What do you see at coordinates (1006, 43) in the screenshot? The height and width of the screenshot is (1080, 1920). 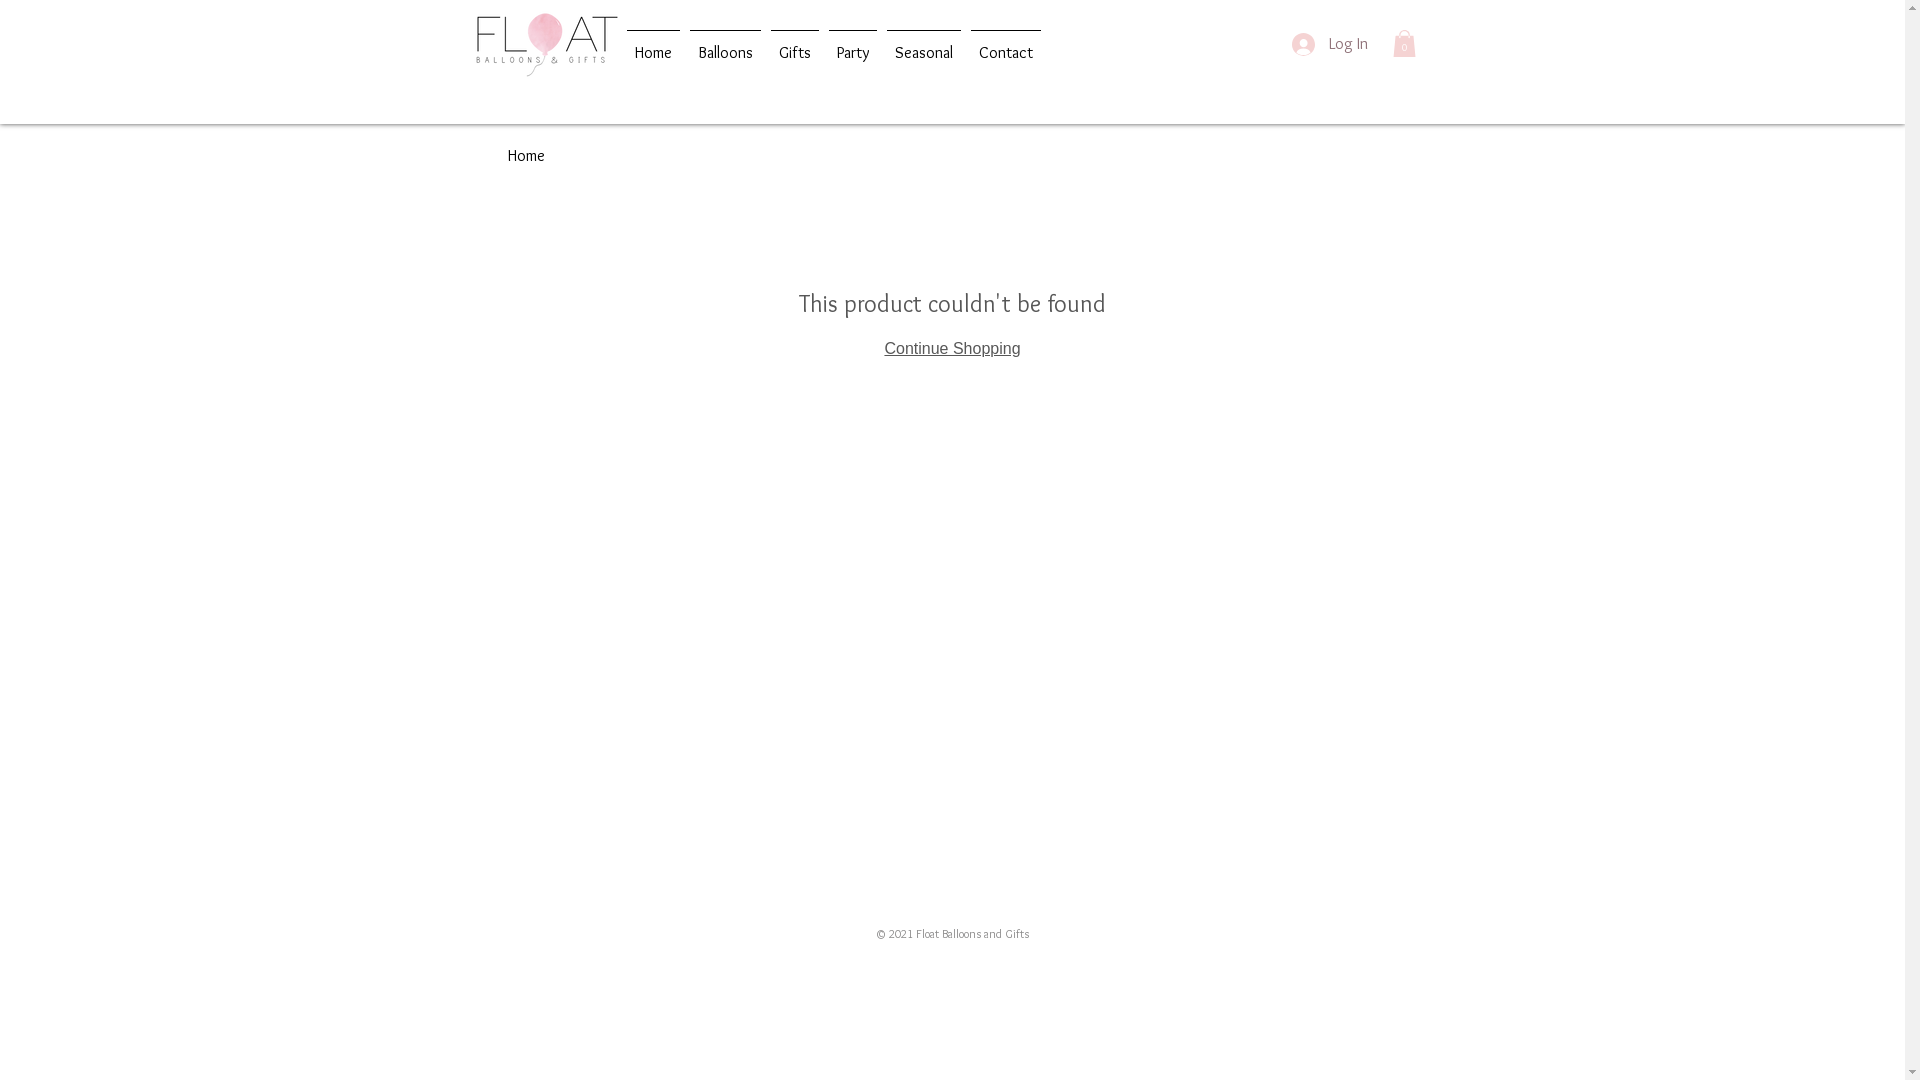 I see `'Contact'` at bounding box center [1006, 43].